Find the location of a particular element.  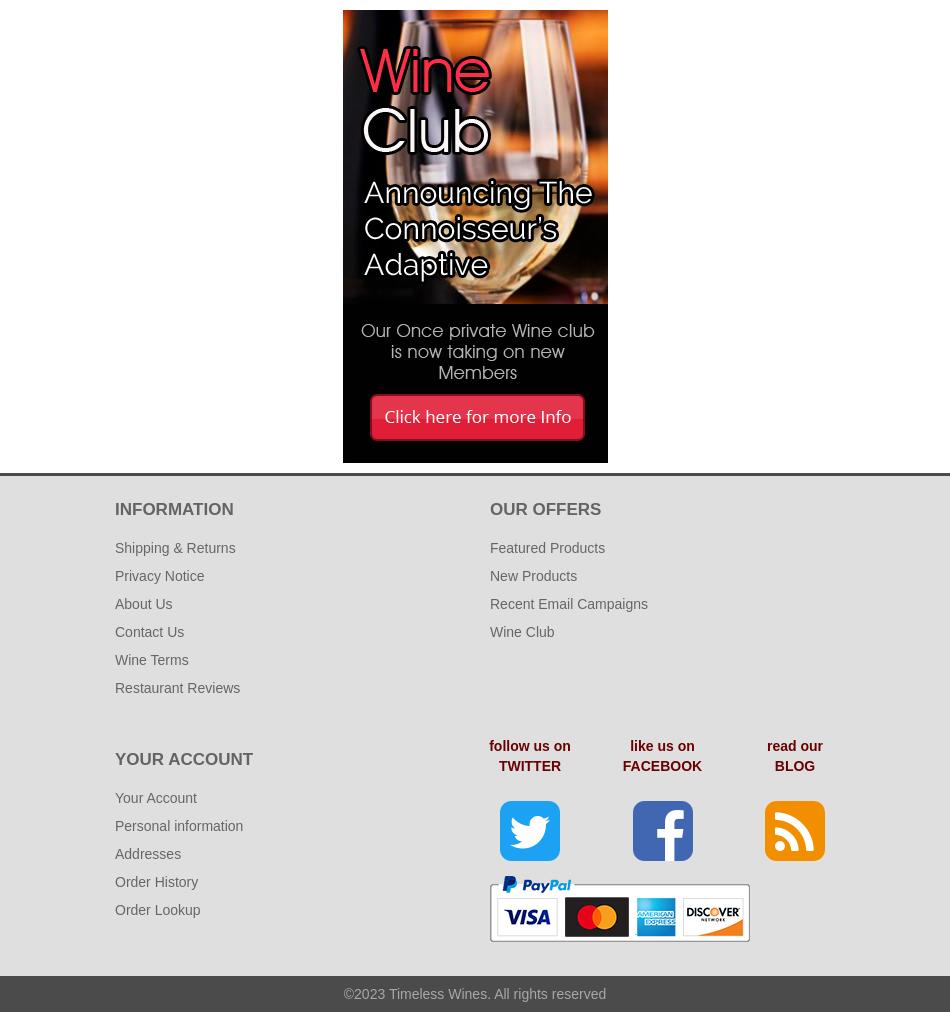

'Privacy Notice' is located at coordinates (159, 575).